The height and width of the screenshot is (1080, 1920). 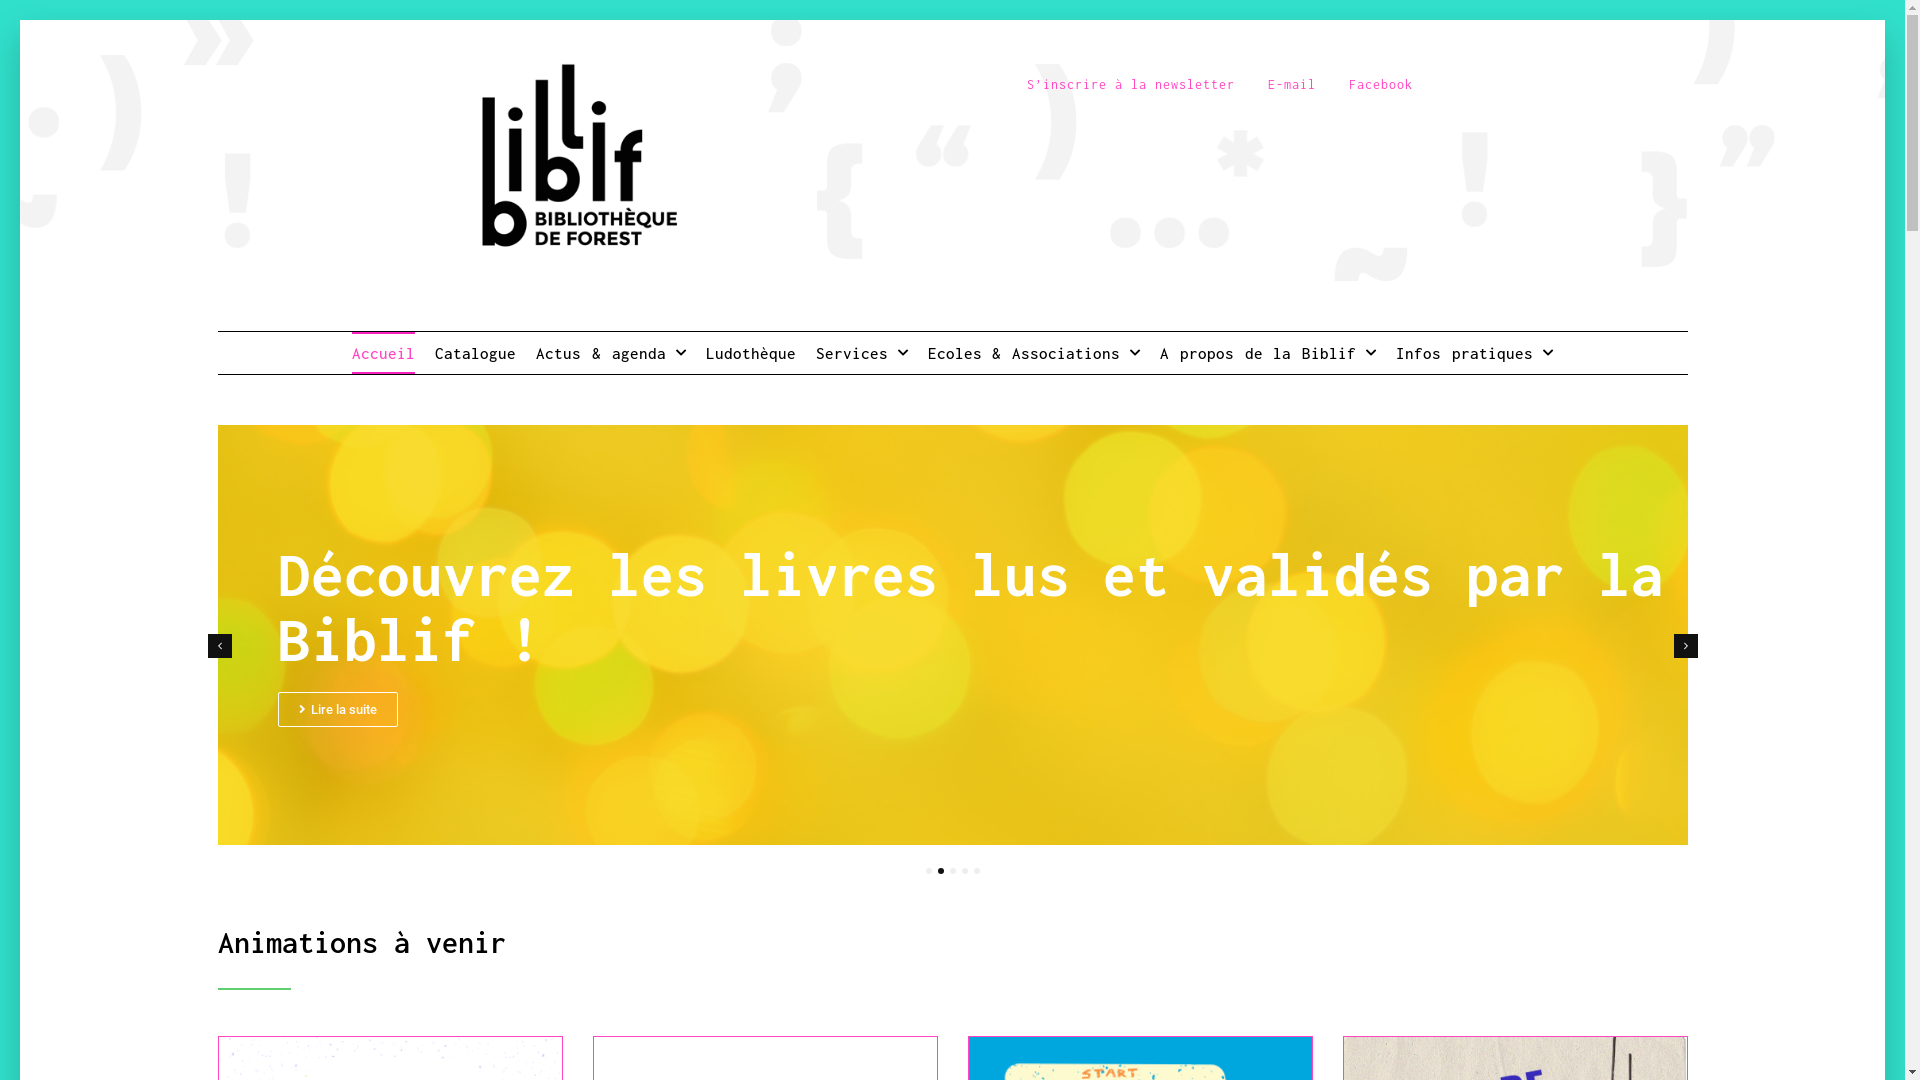 What do you see at coordinates (337, 703) in the screenshot?
I see `'Lire la suite'` at bounding box center [337, 703].